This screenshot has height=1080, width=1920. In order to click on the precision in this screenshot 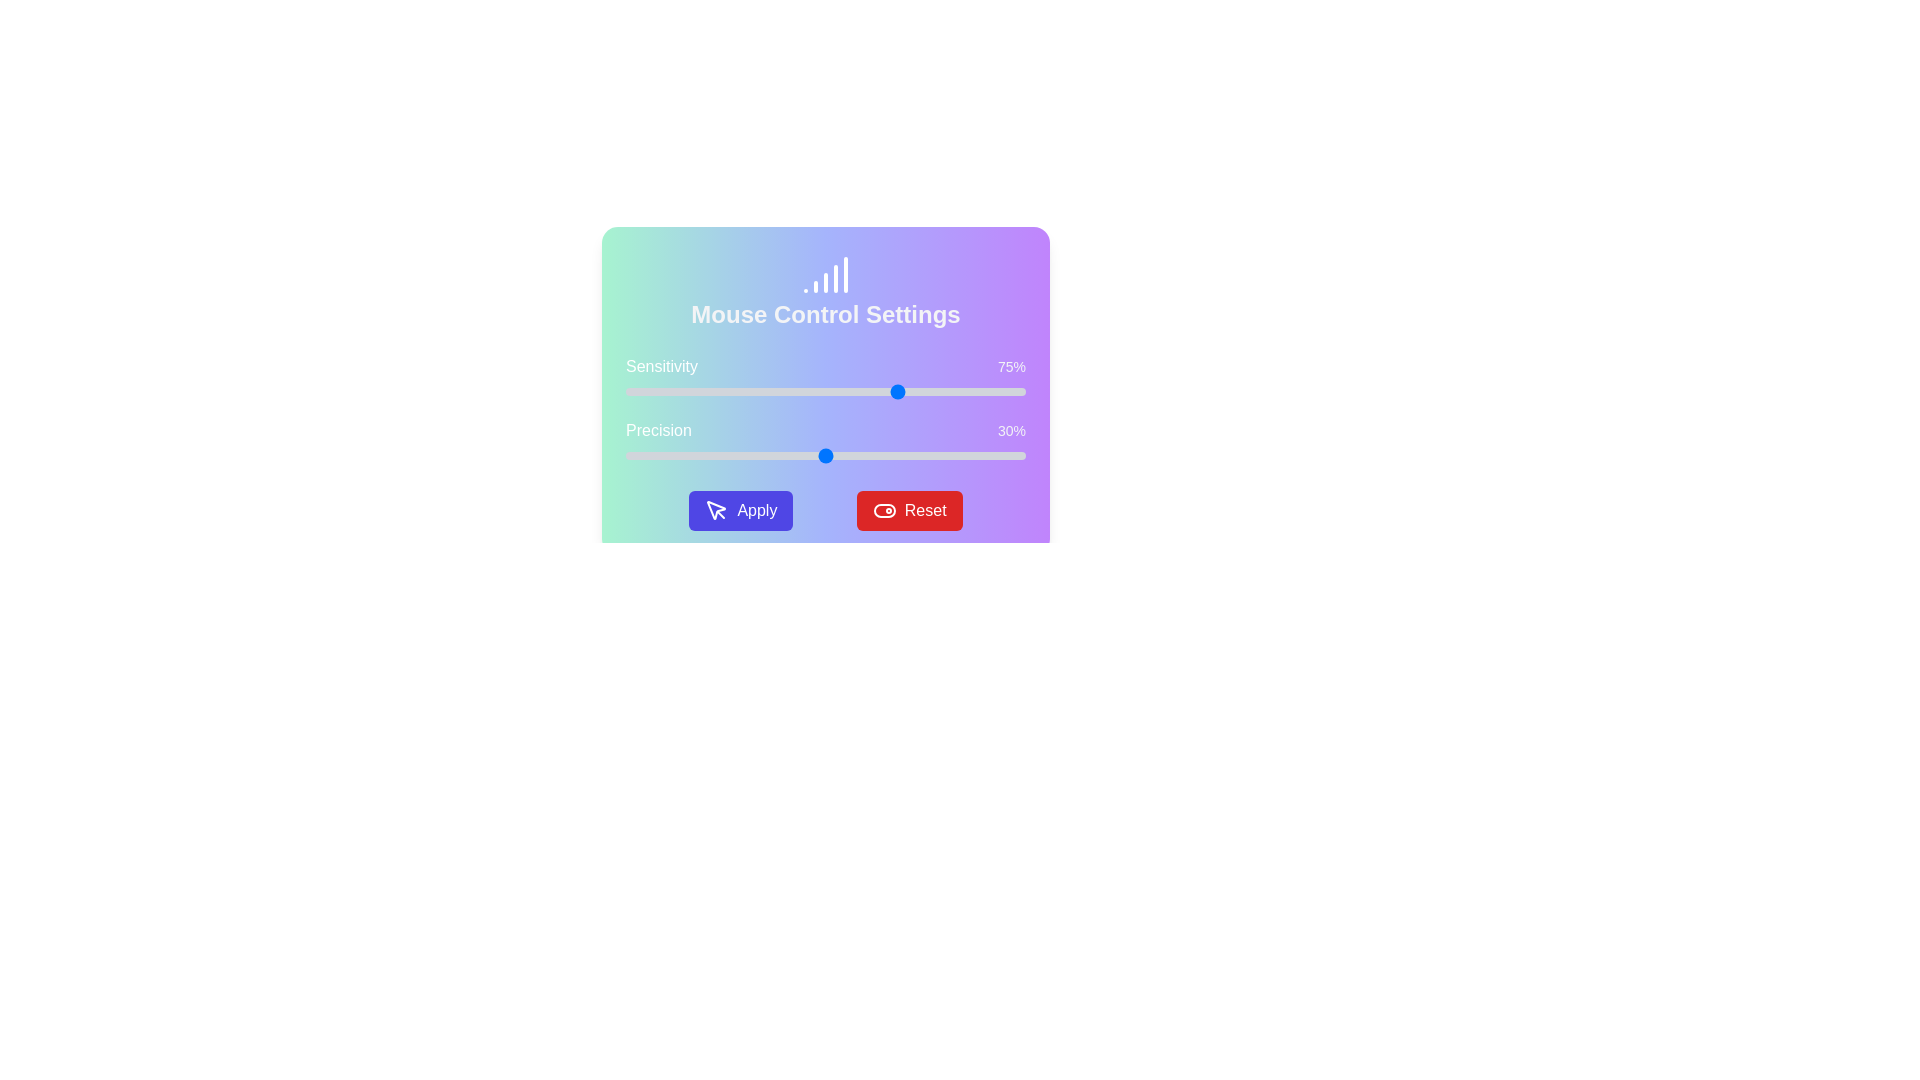, I will do `click(825, 455)`.